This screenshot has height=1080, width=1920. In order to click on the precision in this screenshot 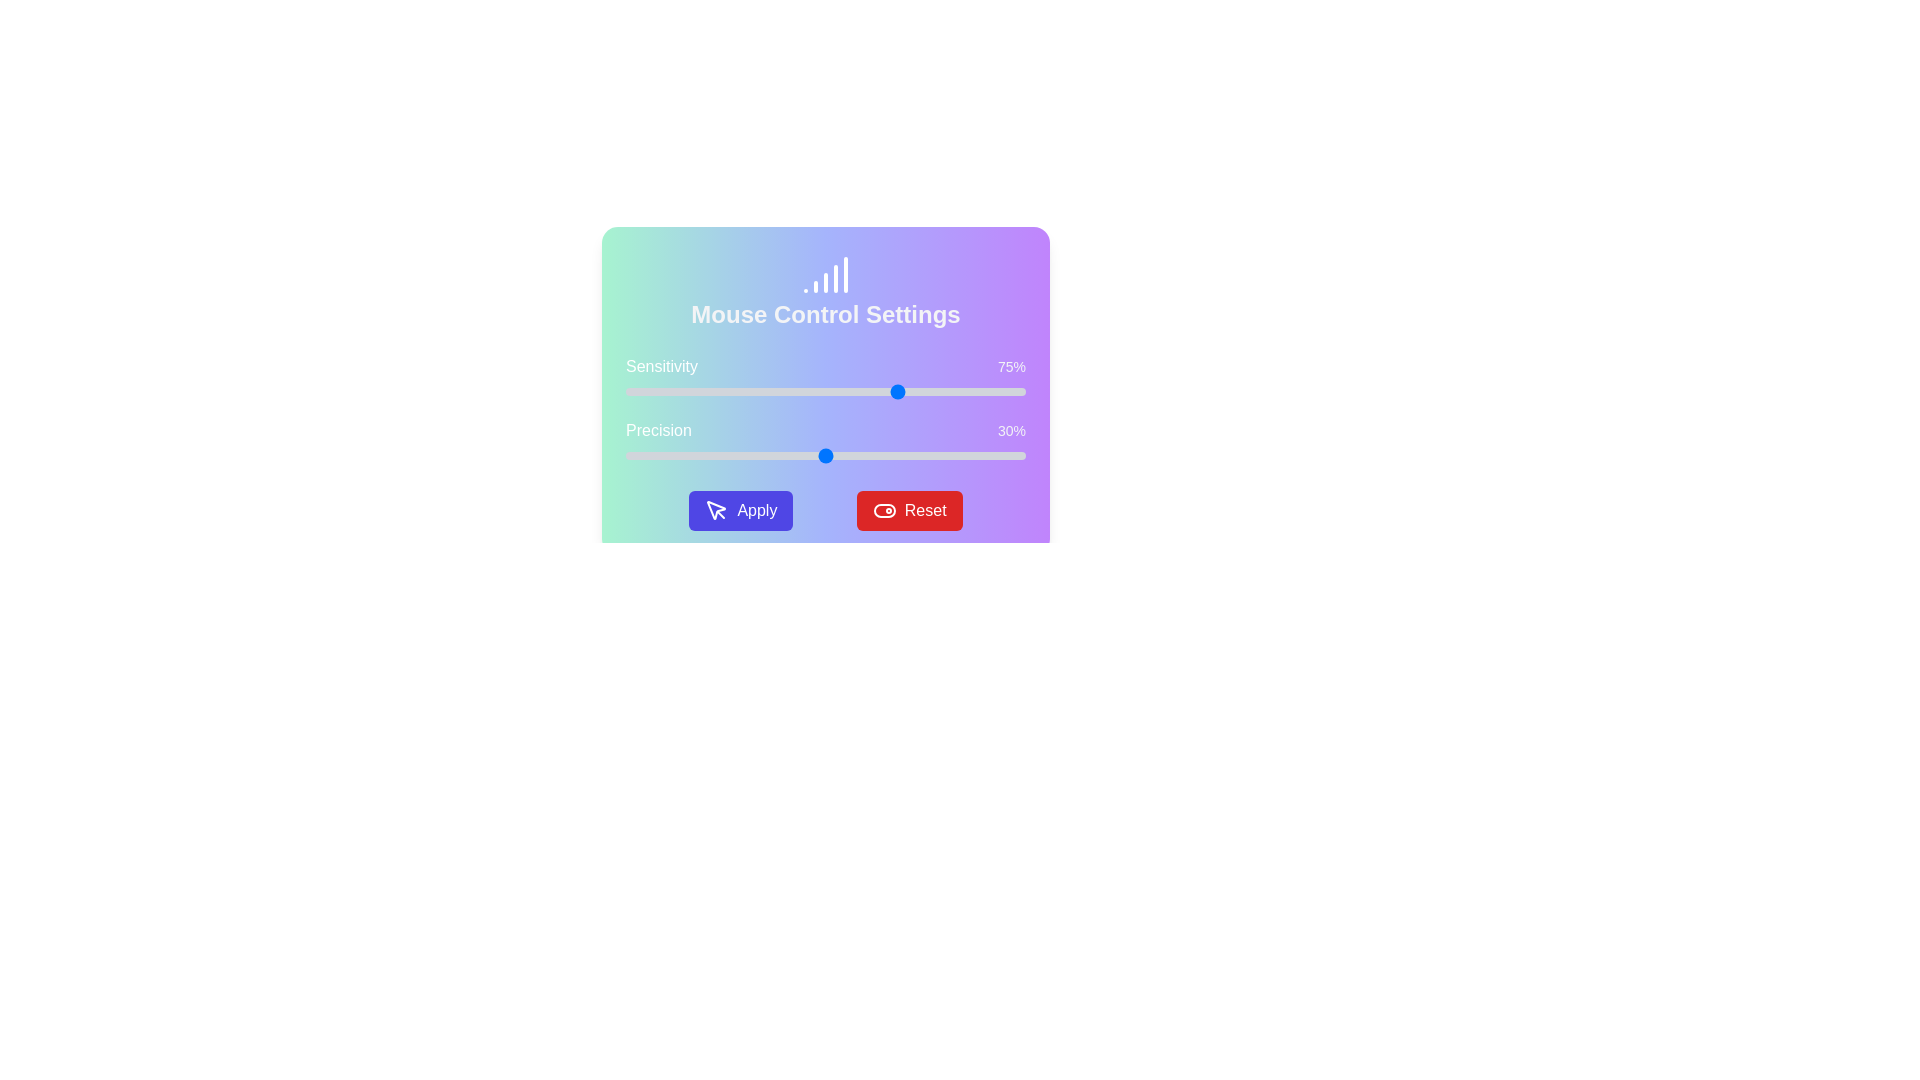, I will do `click(825, 455)`.